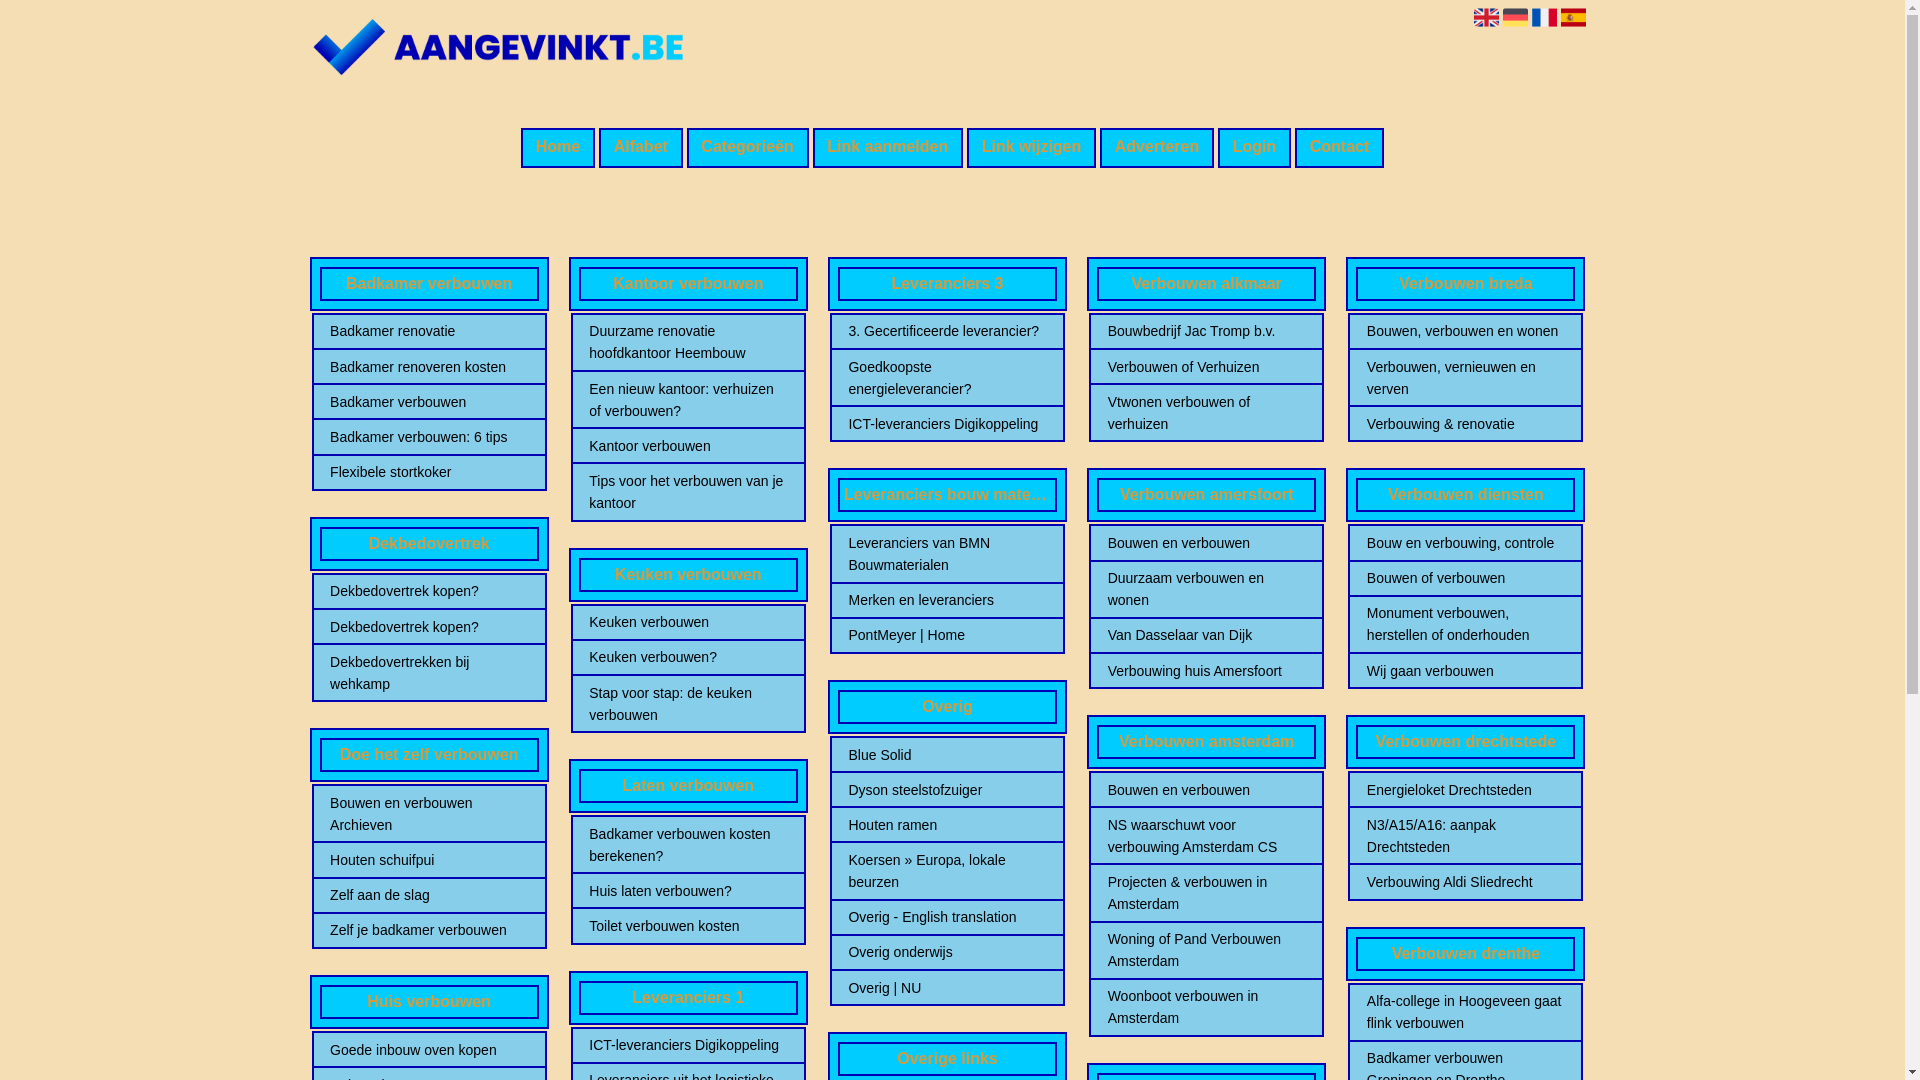 The height and width of the screenshot is (1080, 1920). What do you see at coordinates (427, 893) in the screenshot?
I see `'Zelf aan de slag'` at bounding box center [427, 893].